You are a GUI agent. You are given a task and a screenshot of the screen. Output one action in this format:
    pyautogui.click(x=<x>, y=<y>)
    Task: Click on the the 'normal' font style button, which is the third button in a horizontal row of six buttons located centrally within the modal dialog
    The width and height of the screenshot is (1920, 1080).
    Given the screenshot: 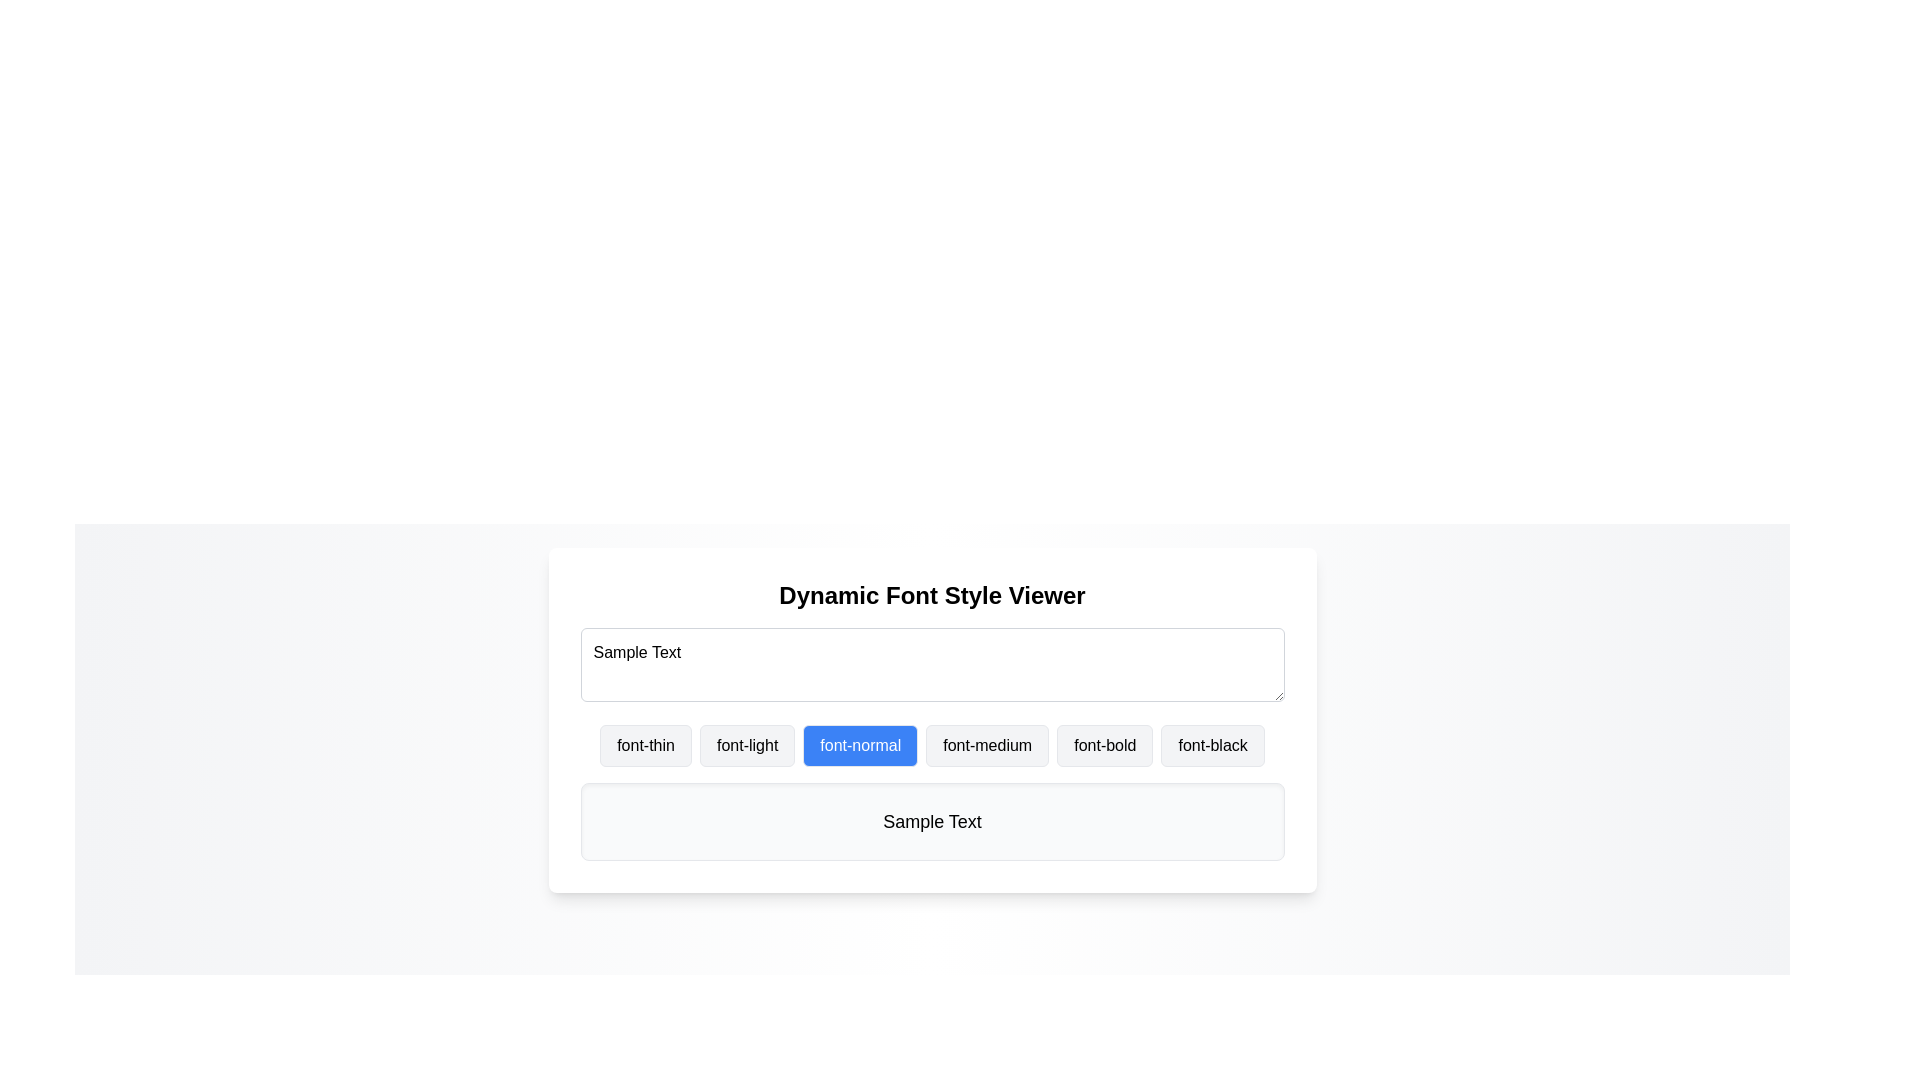 What is the action you would take?
    pyautogui.click(x=931, y=720)
    